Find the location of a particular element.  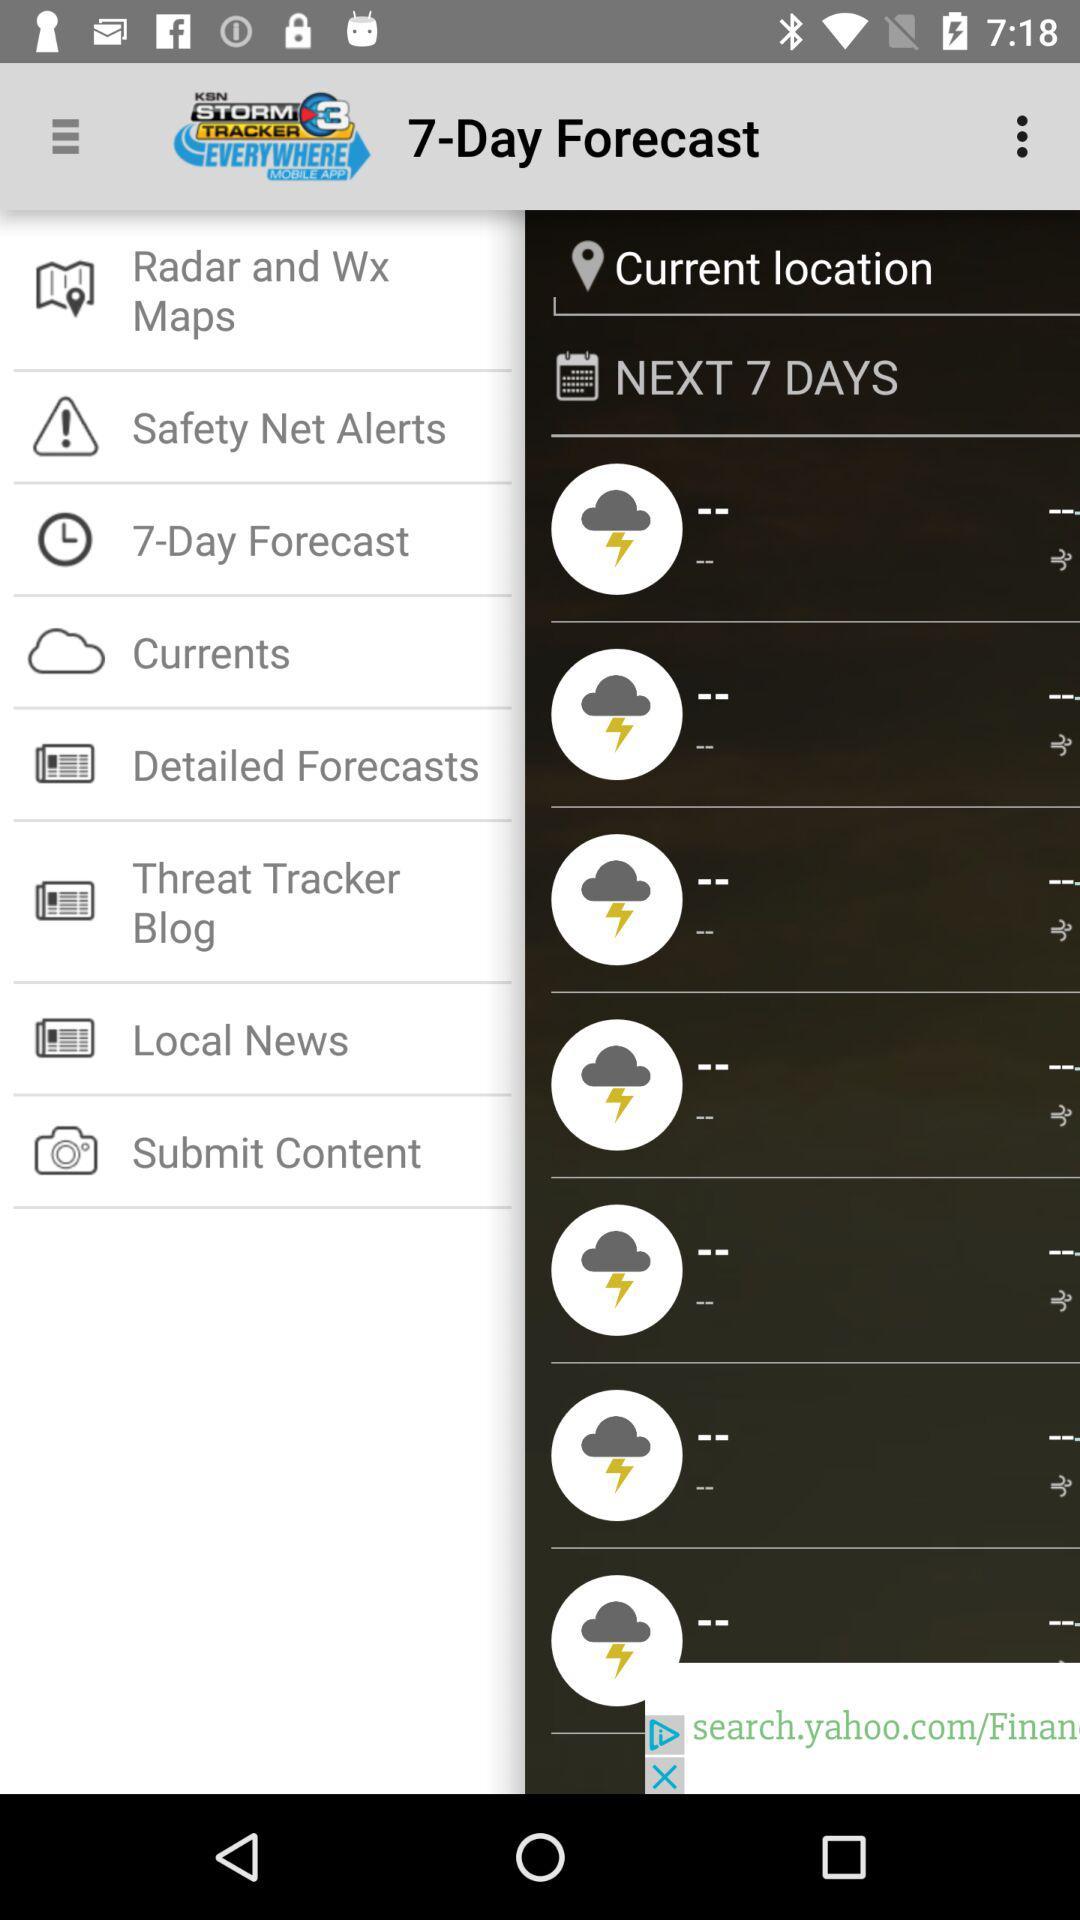

the item above the -- icon is located at coordinates (712, 1432).